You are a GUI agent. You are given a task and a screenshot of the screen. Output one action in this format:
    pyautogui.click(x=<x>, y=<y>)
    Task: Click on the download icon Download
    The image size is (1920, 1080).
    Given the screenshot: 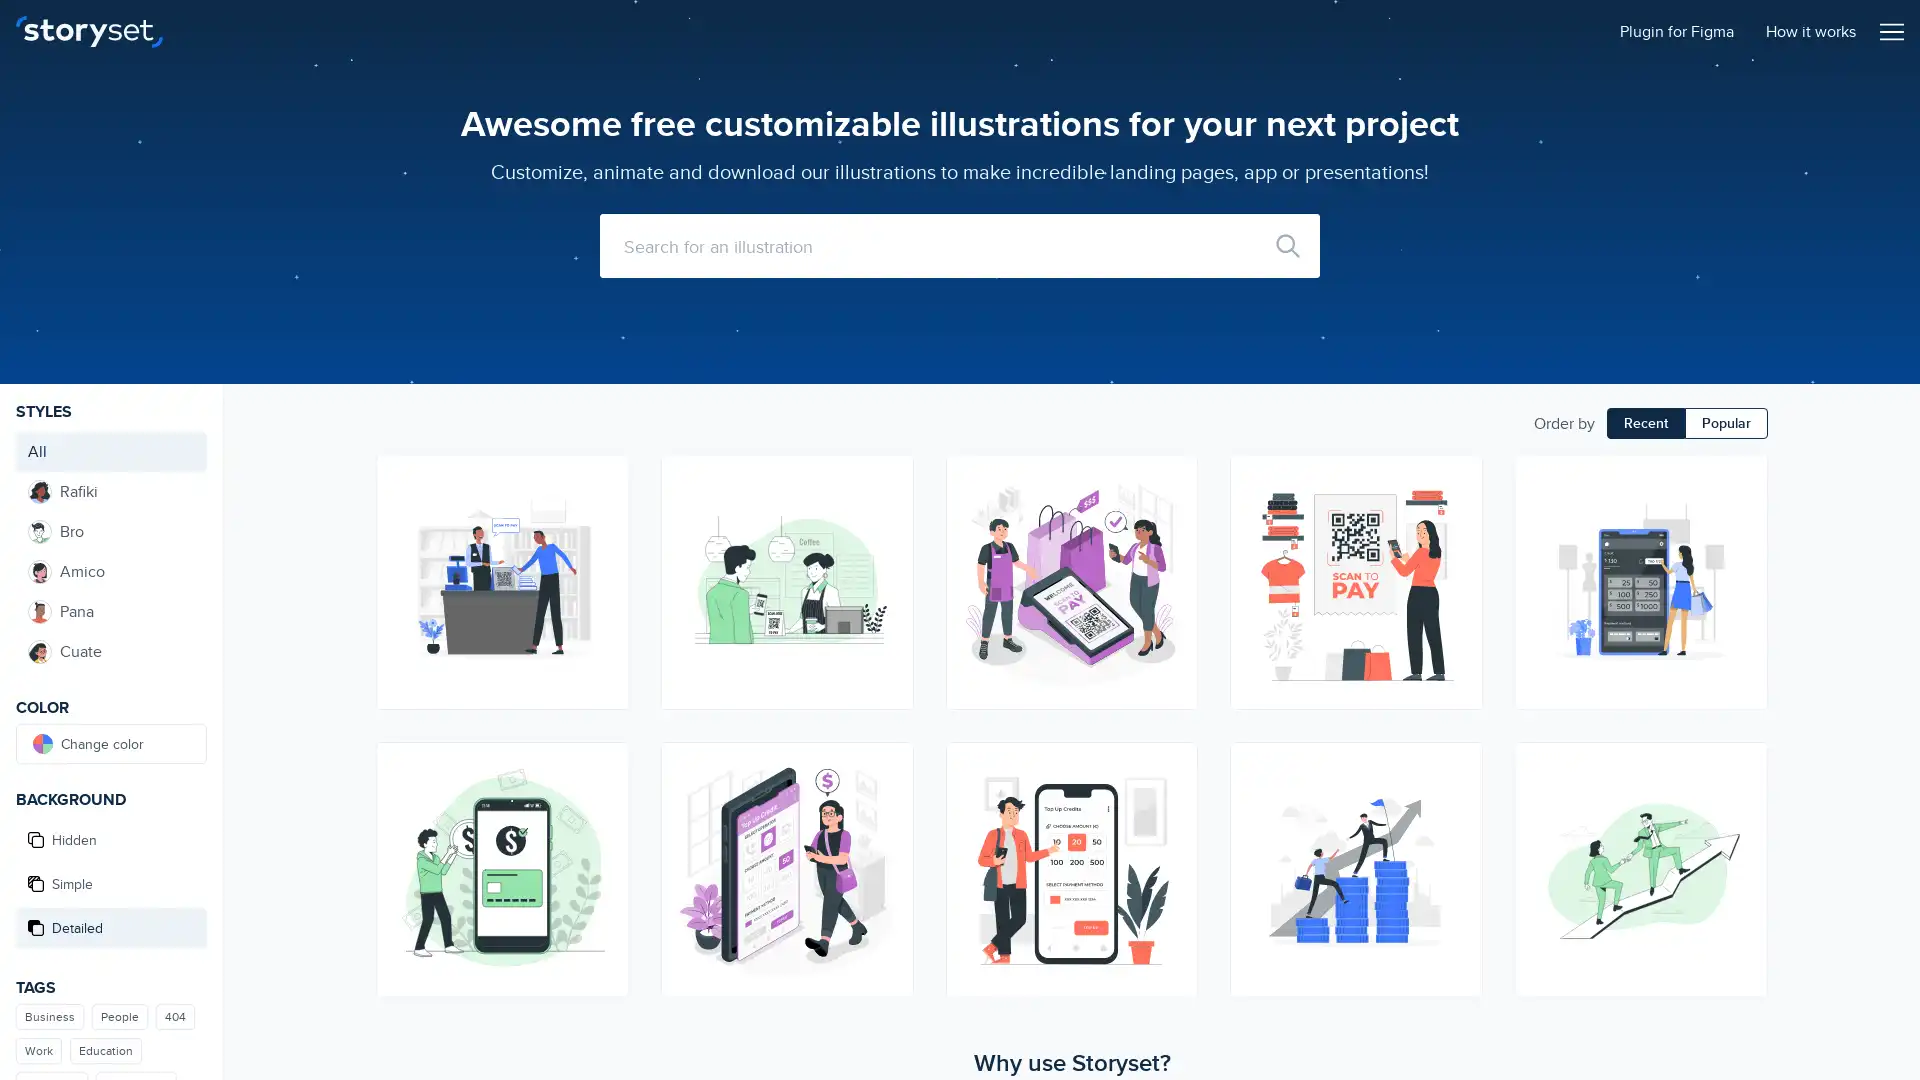 What is the action you would take?
    pyautogui.click(x=1172, y=801)
    